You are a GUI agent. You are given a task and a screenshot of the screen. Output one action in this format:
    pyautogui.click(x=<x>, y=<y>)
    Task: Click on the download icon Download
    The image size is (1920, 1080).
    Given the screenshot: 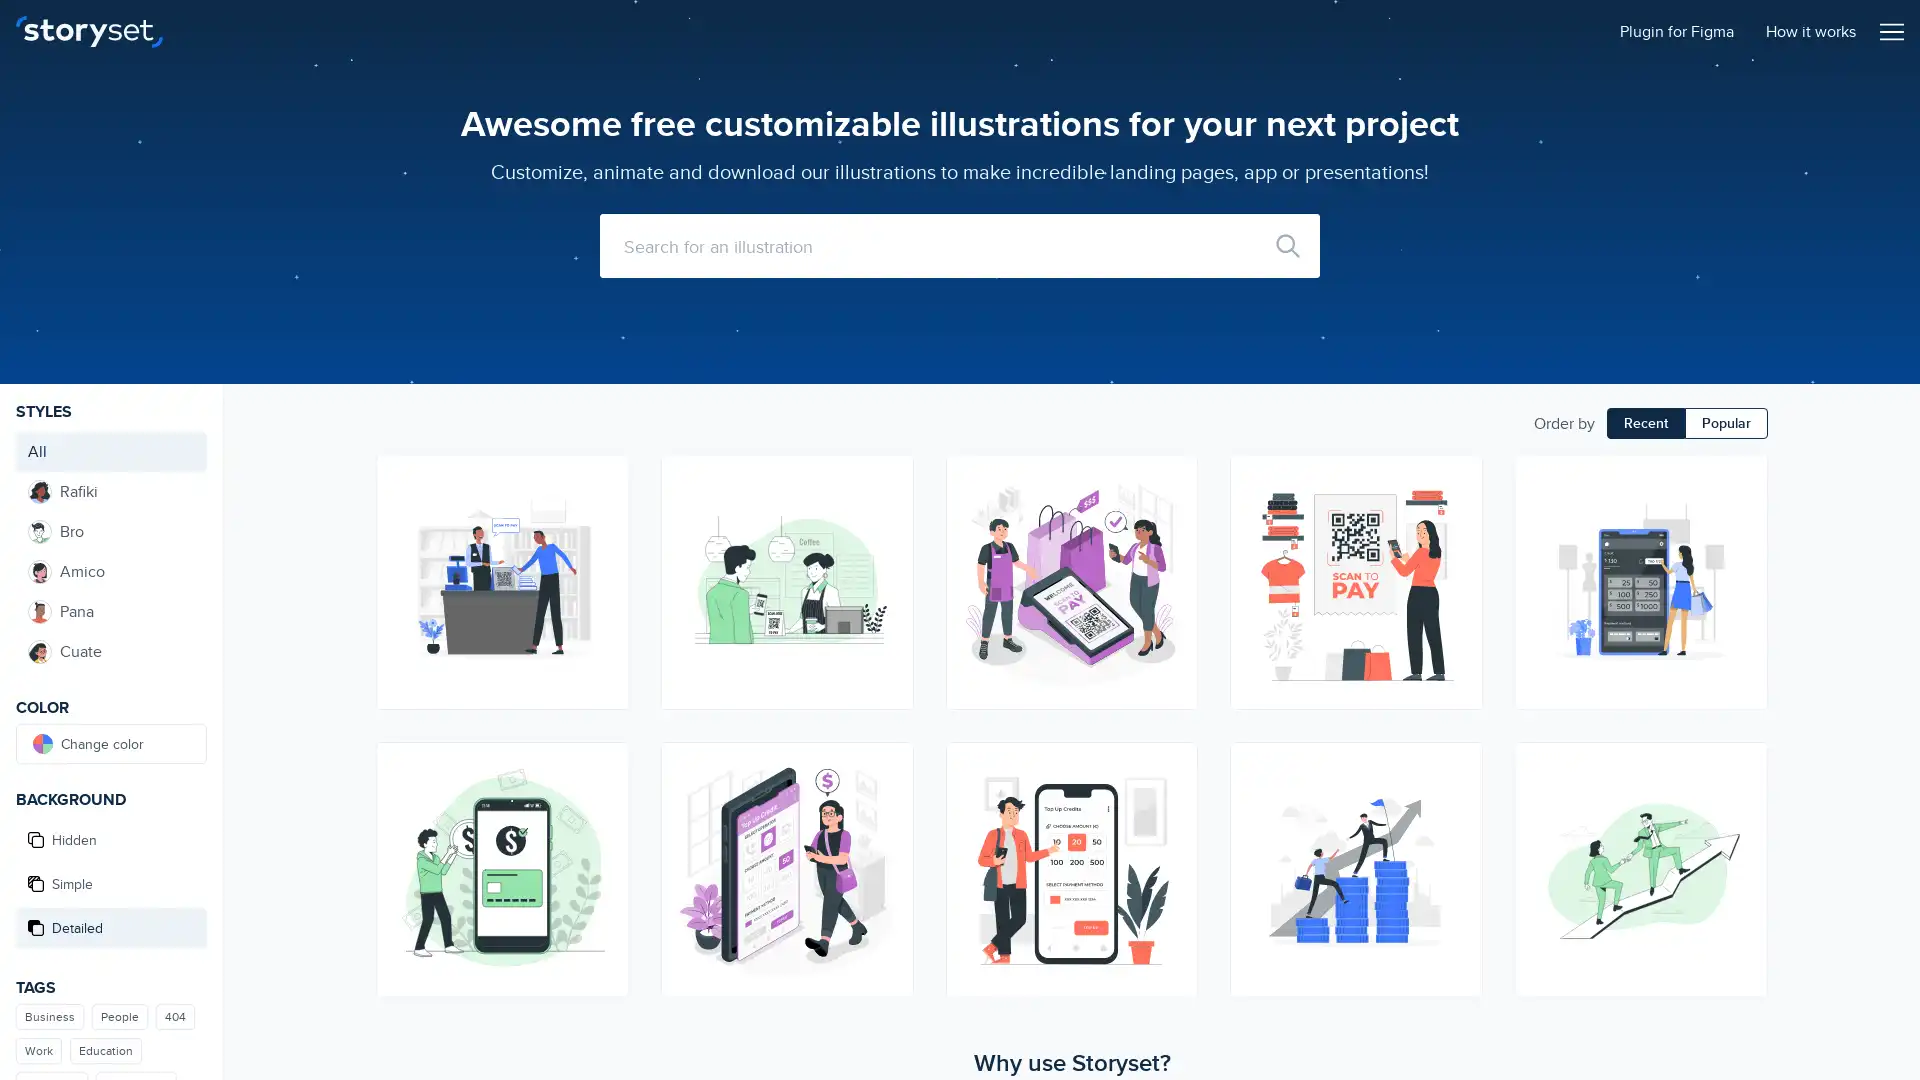 What is the action you would take?
    pyautogui.click(x=1172, y=801)
    